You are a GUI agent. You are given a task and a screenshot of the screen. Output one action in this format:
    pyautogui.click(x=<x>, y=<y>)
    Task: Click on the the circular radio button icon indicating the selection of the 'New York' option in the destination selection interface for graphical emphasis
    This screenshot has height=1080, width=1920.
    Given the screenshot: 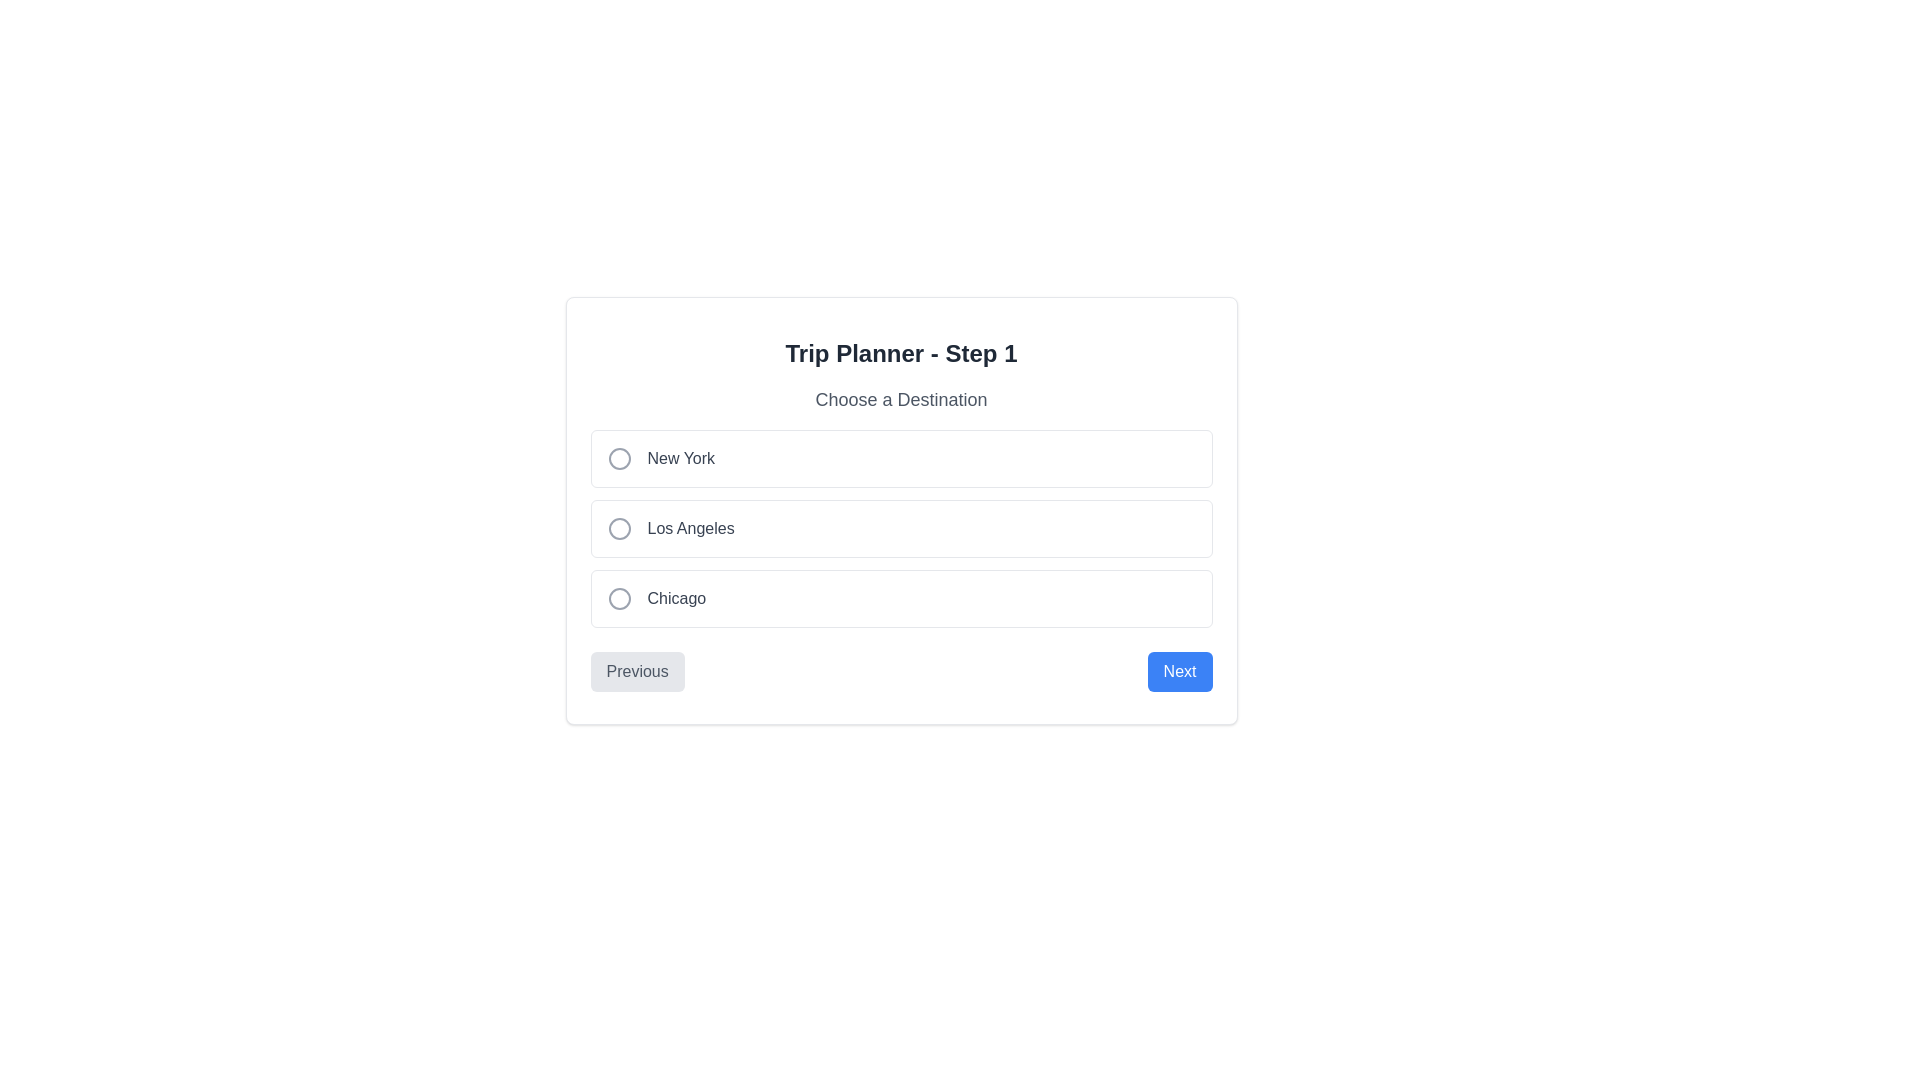 What is the action you would take?
    pyautogui.click(x=618, y=459)
    